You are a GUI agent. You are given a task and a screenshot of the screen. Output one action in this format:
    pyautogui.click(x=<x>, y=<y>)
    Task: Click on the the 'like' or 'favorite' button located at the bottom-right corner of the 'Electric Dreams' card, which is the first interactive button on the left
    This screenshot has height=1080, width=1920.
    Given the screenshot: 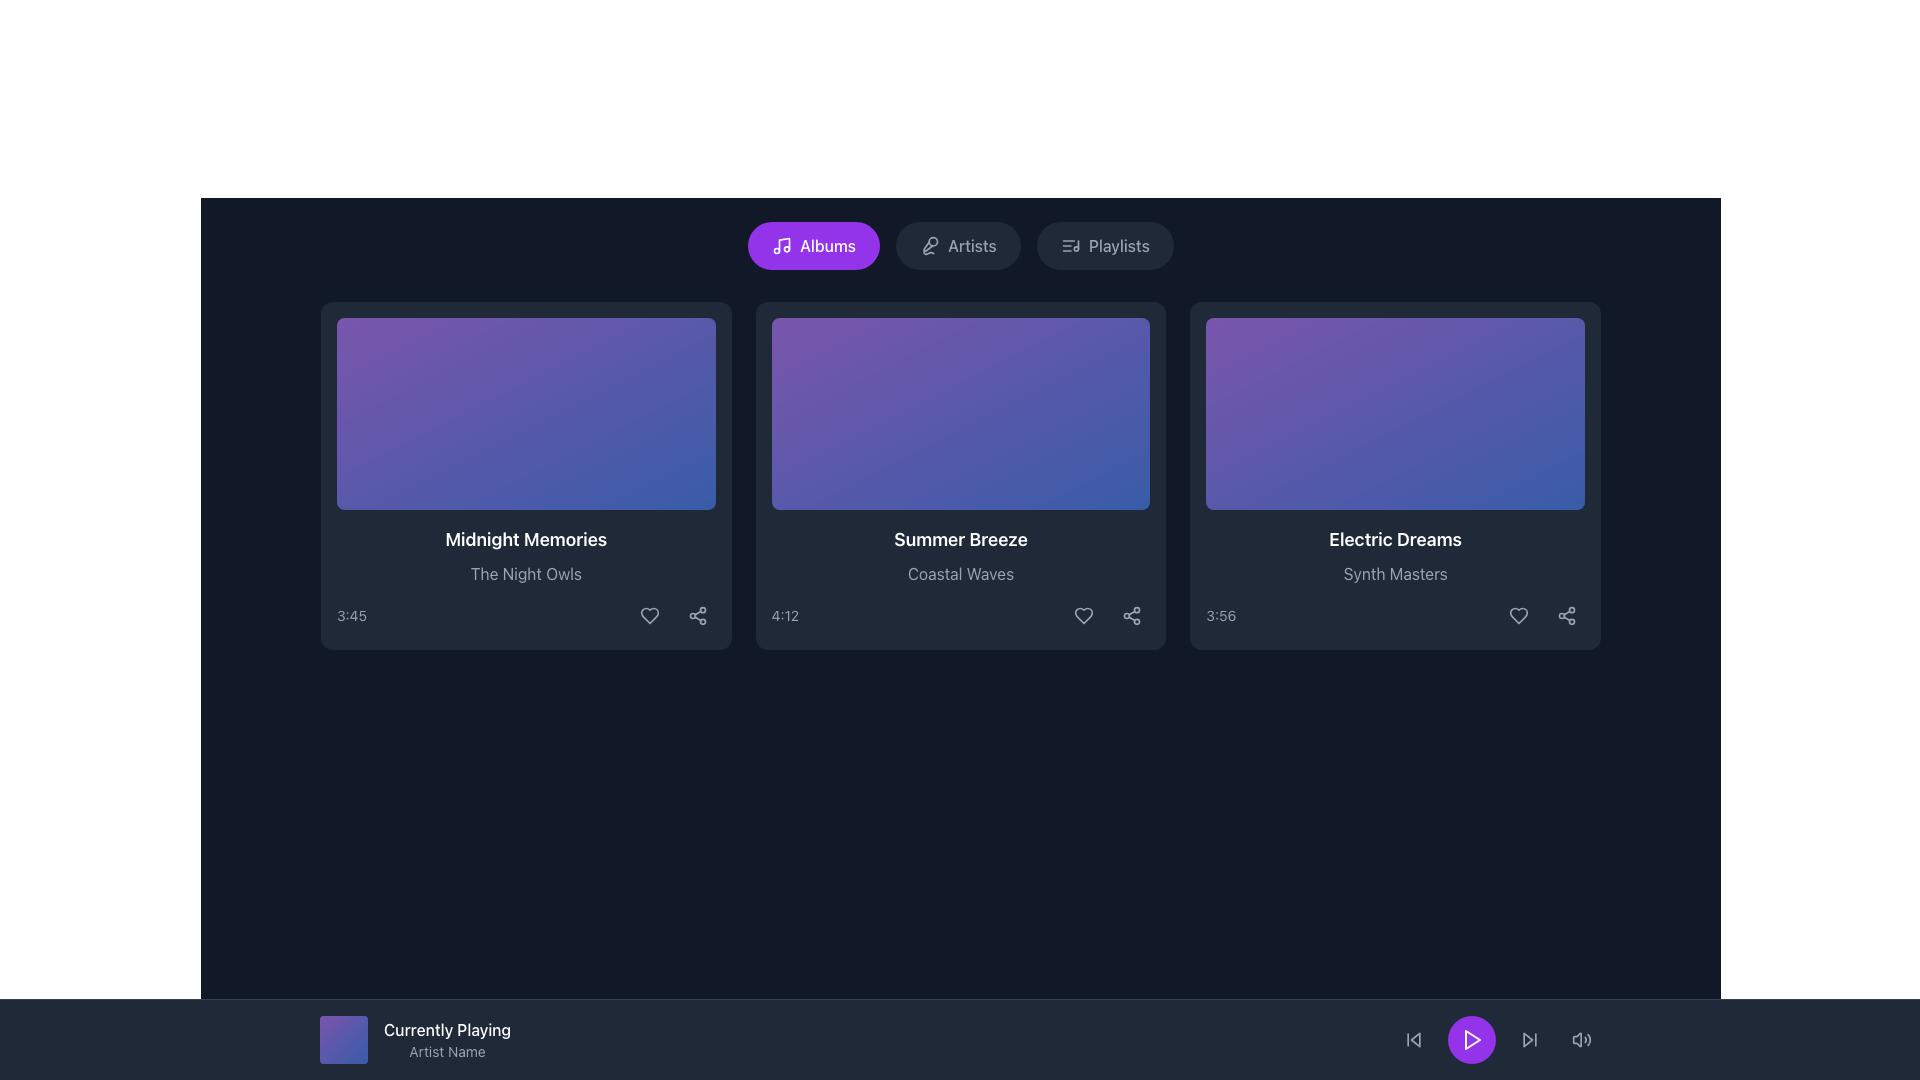 What is the action you would take?
    pyautogui.click(x=1518, y=615)
    